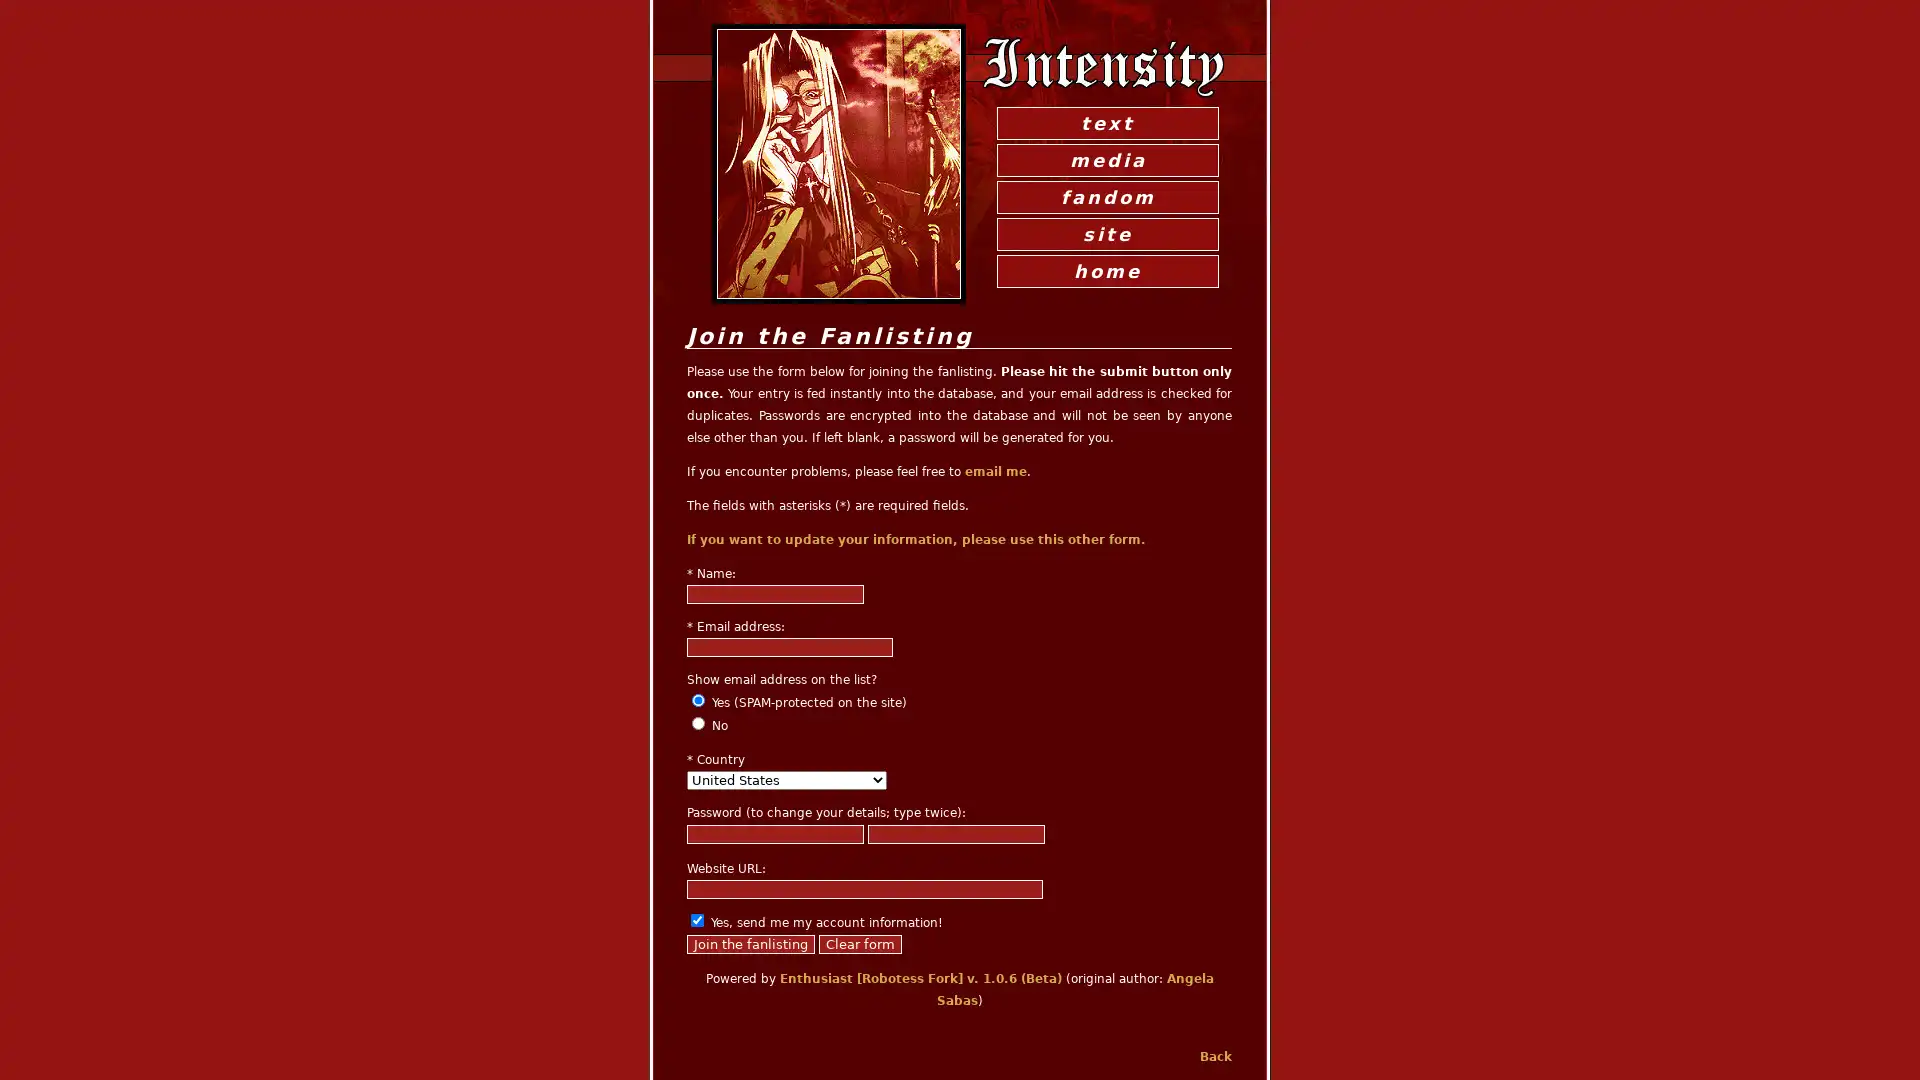 This screenshot has height=1080, width=1920. Describe the element at coordinates (749, 944) in the screenshot. I see `Join the fanlisting` at that location.